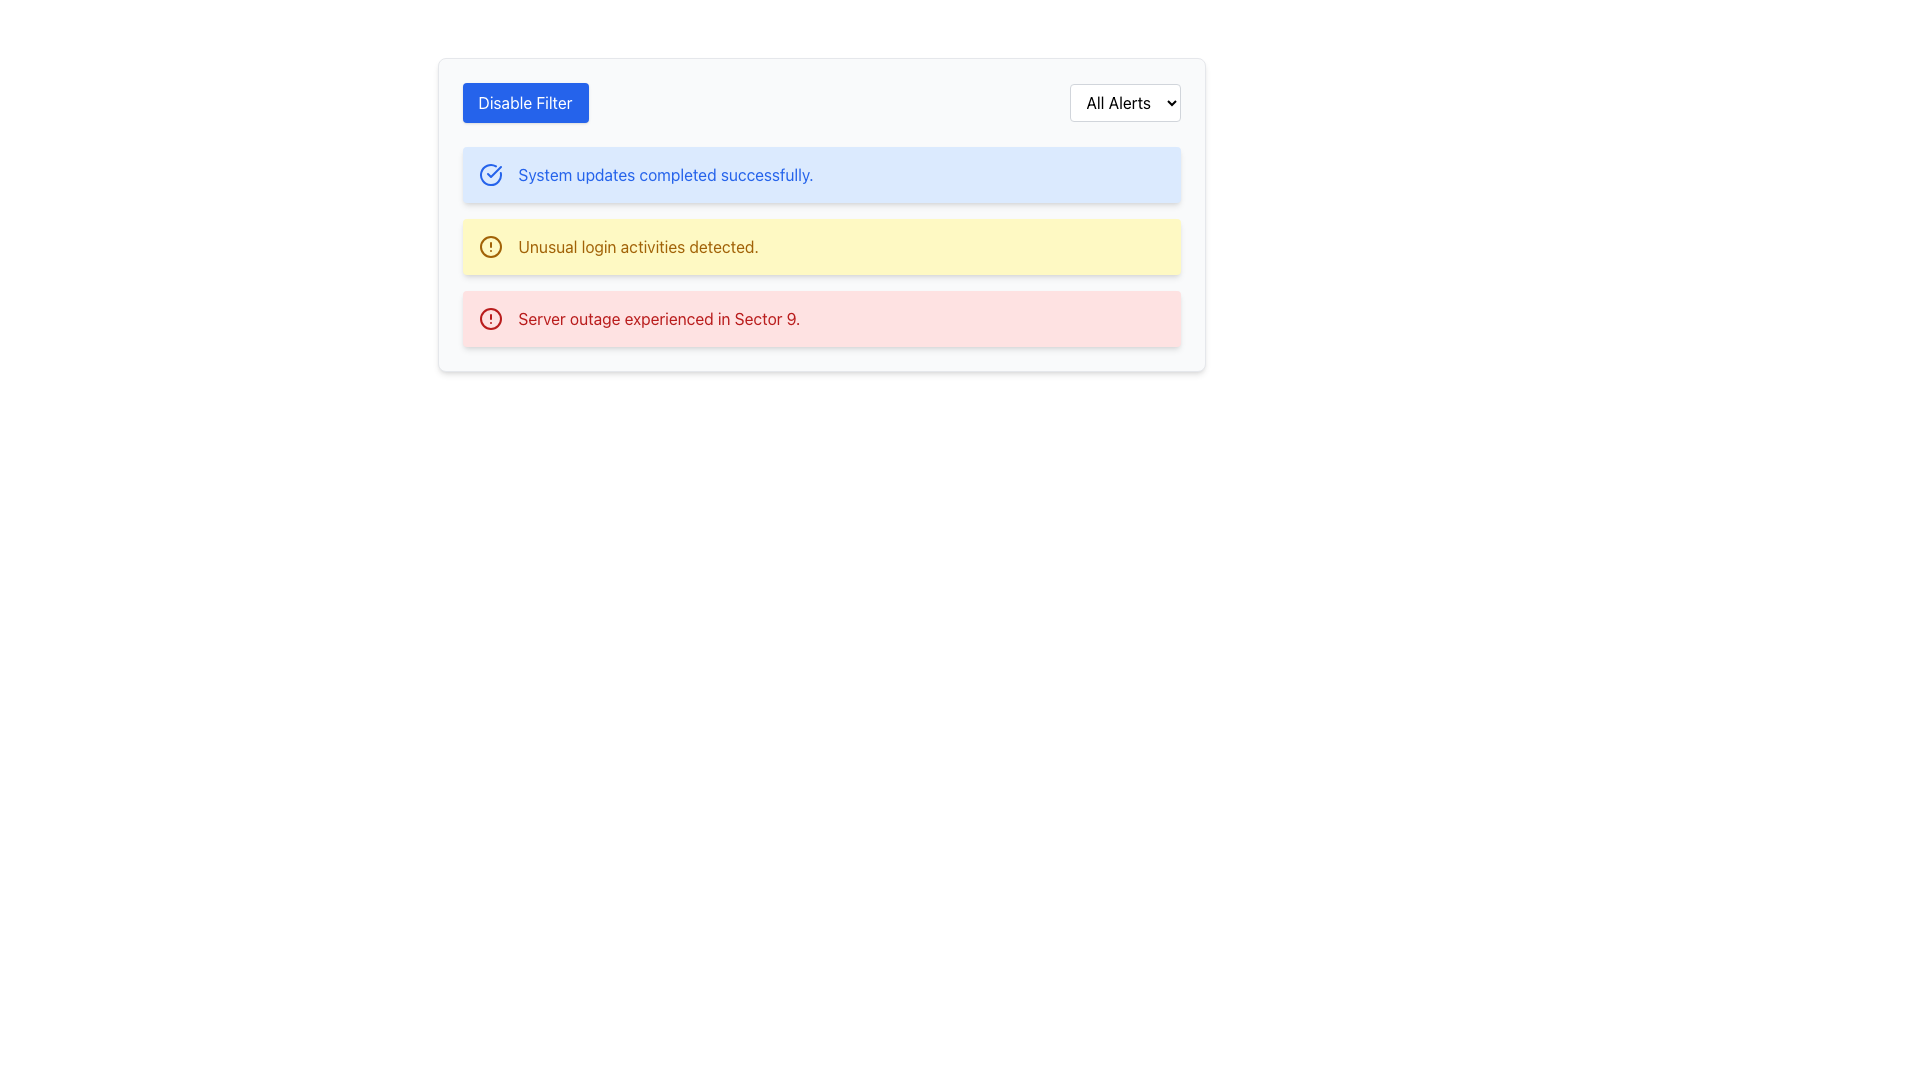 This screenshot has height=1080, width=1920. Describe the element at coordinates (1124, 103) in the screenshot. I see `the dropdown menu labeled 'All Alerts' with a downward arrow` at that location.